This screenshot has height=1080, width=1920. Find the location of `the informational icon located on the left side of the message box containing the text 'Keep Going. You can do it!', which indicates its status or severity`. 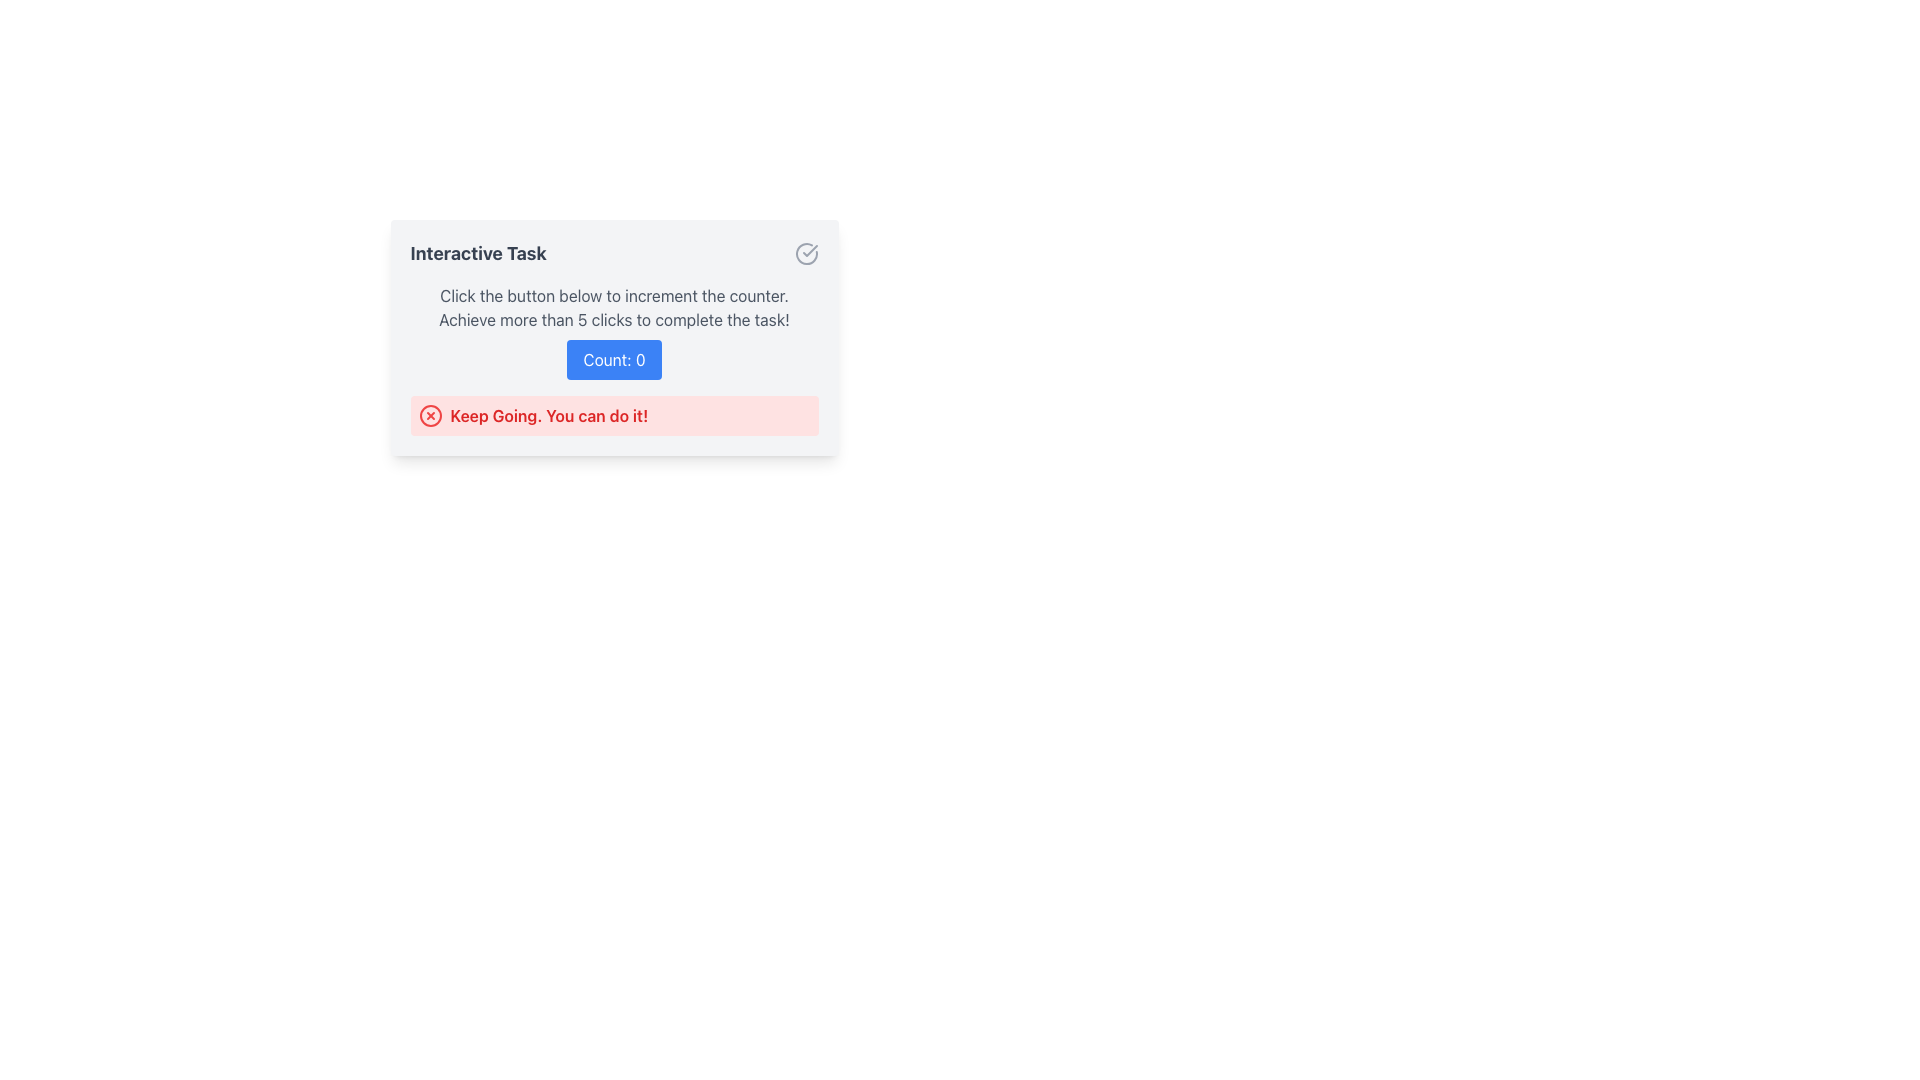

the informational icon located on the left side of the message box containing the text 'Keep Going. You can do it!', which indicates its status or severity is located at coordinates (429, 415).